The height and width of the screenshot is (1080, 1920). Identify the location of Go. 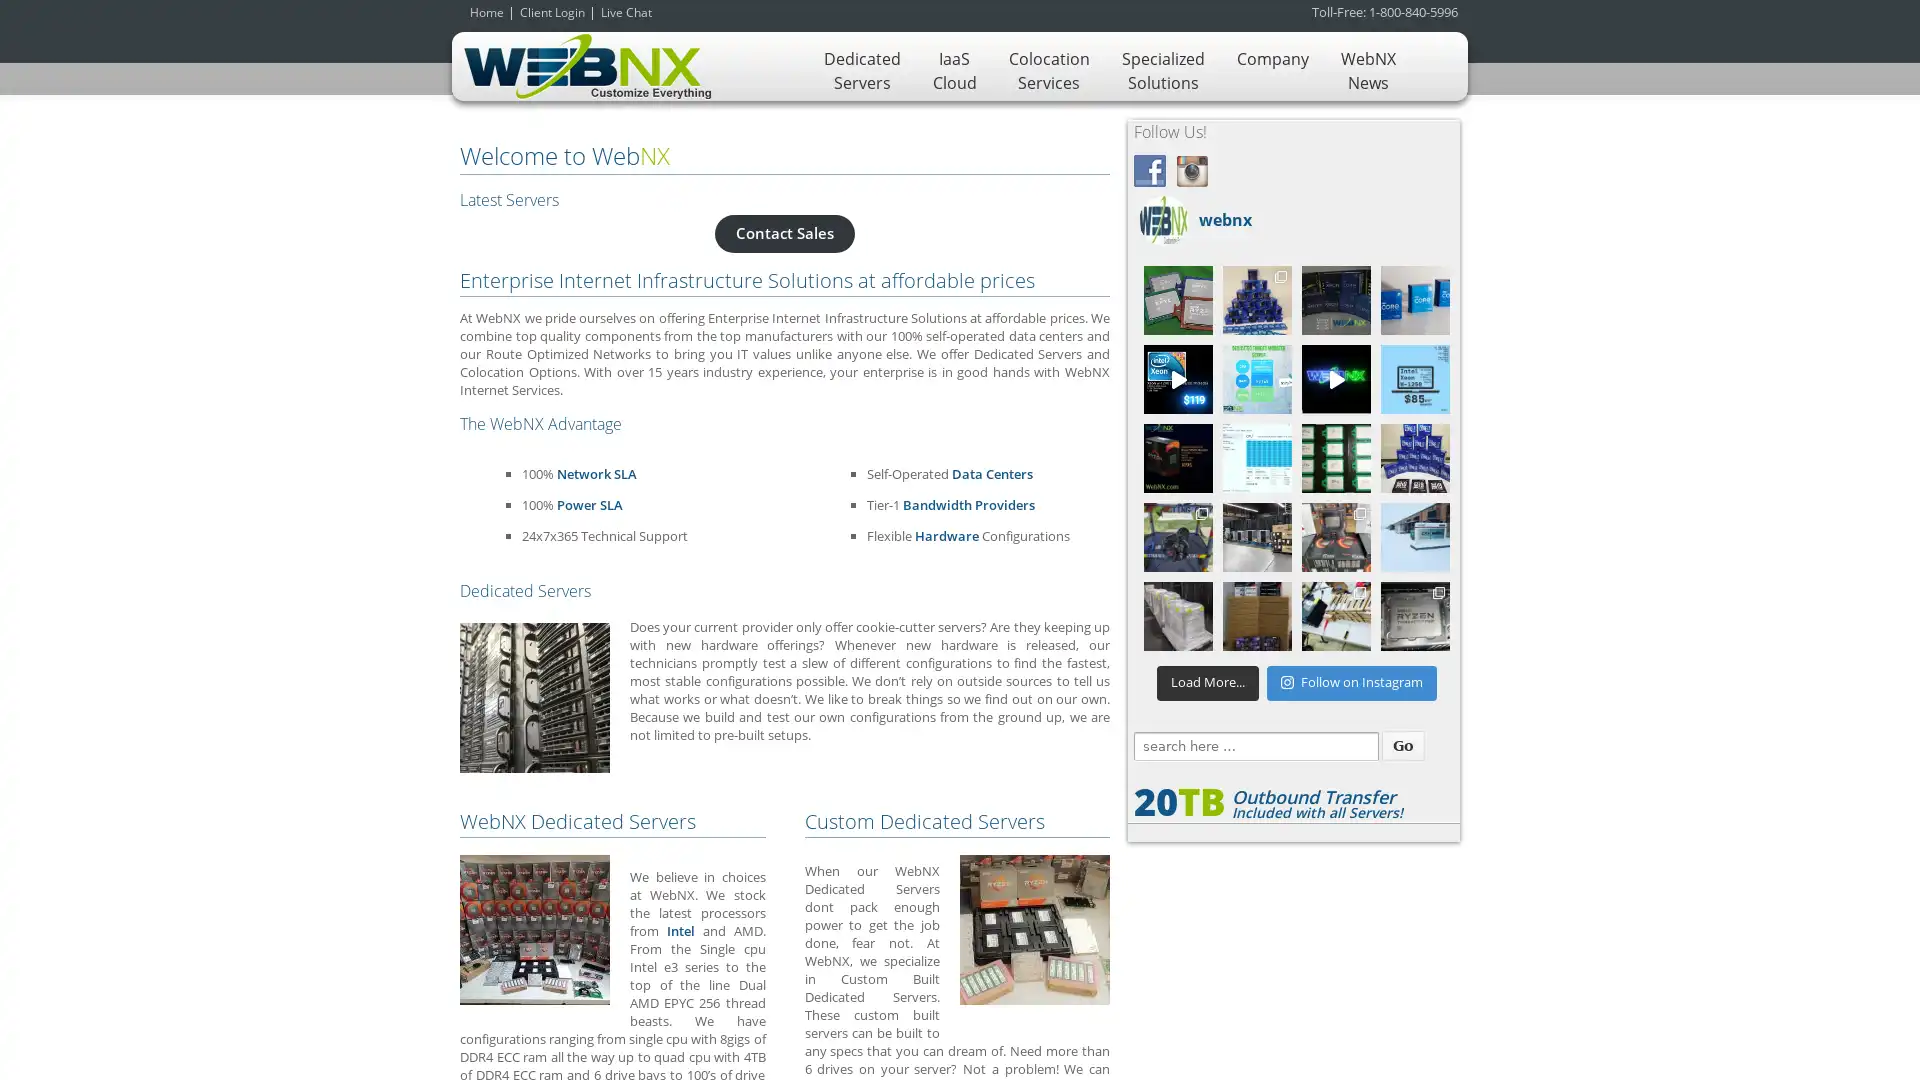
(1401, 745).